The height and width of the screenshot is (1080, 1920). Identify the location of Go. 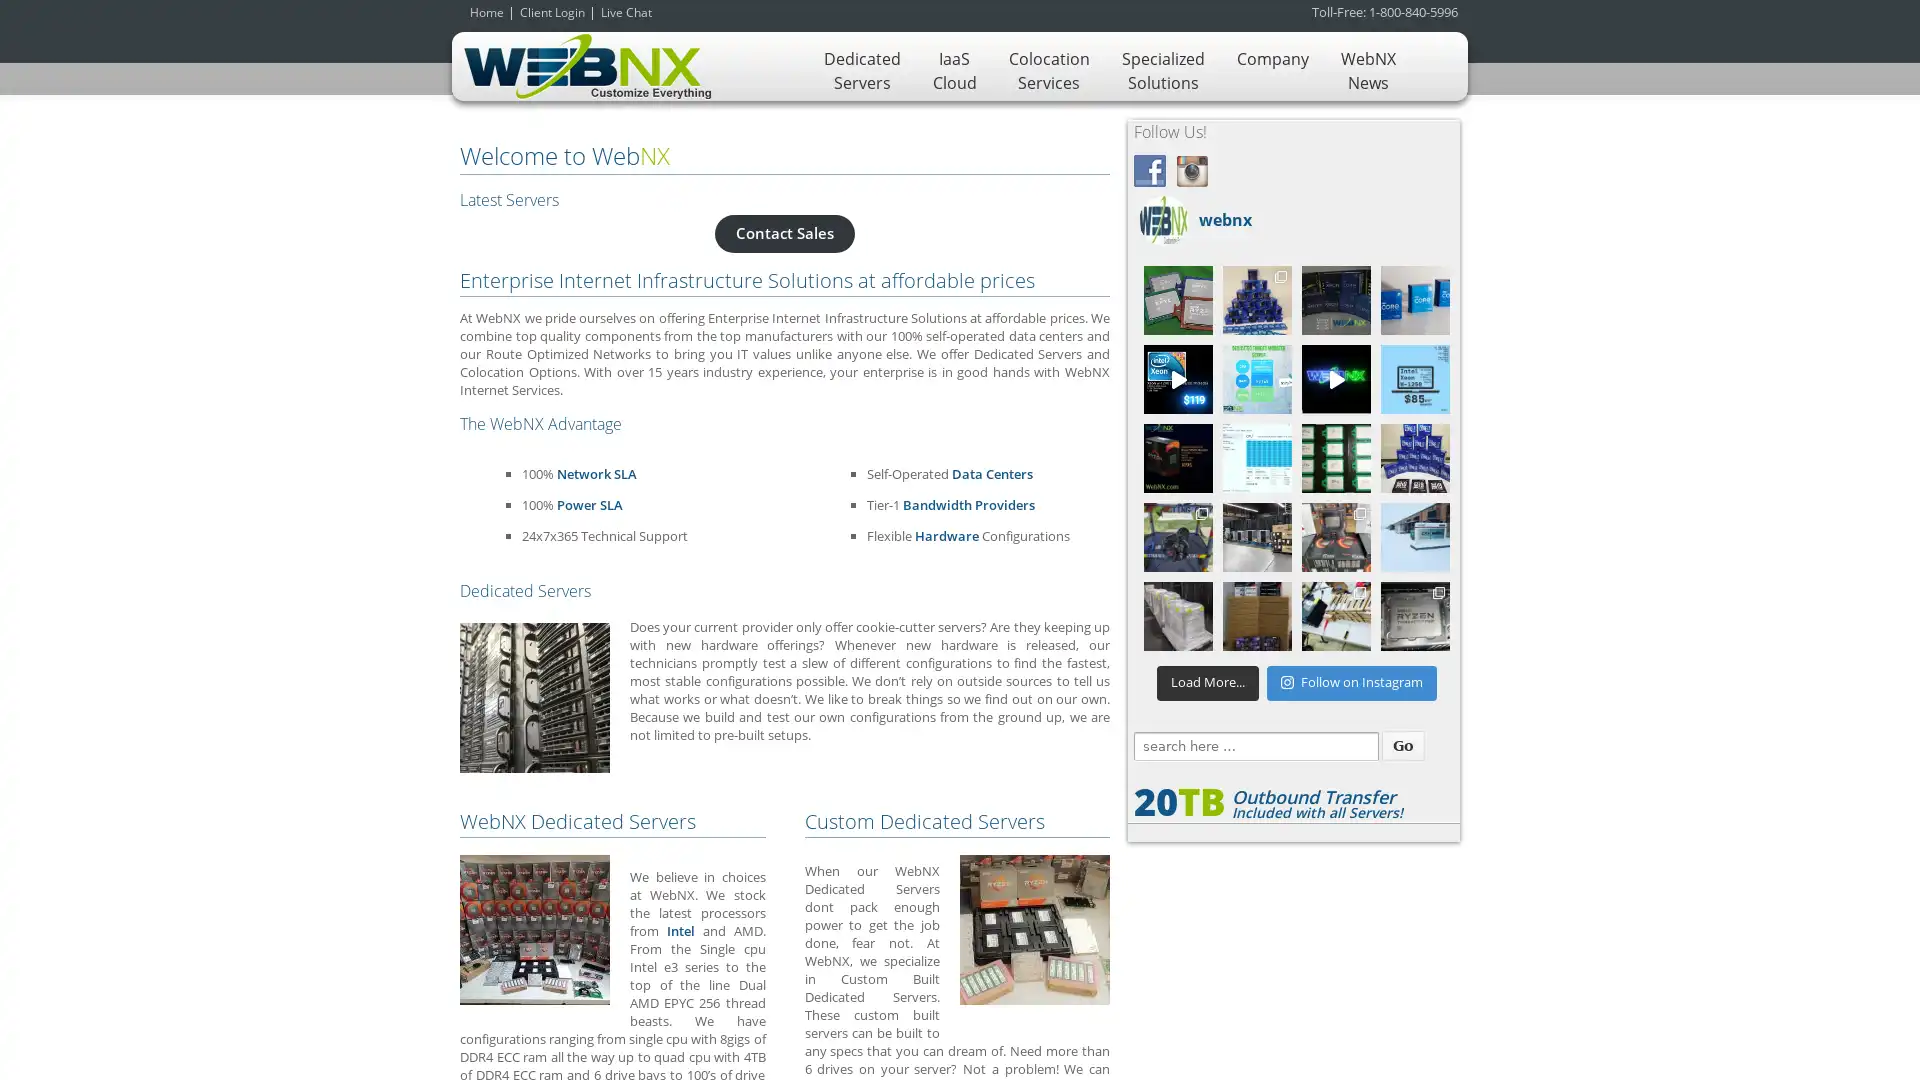
(1401, 745).